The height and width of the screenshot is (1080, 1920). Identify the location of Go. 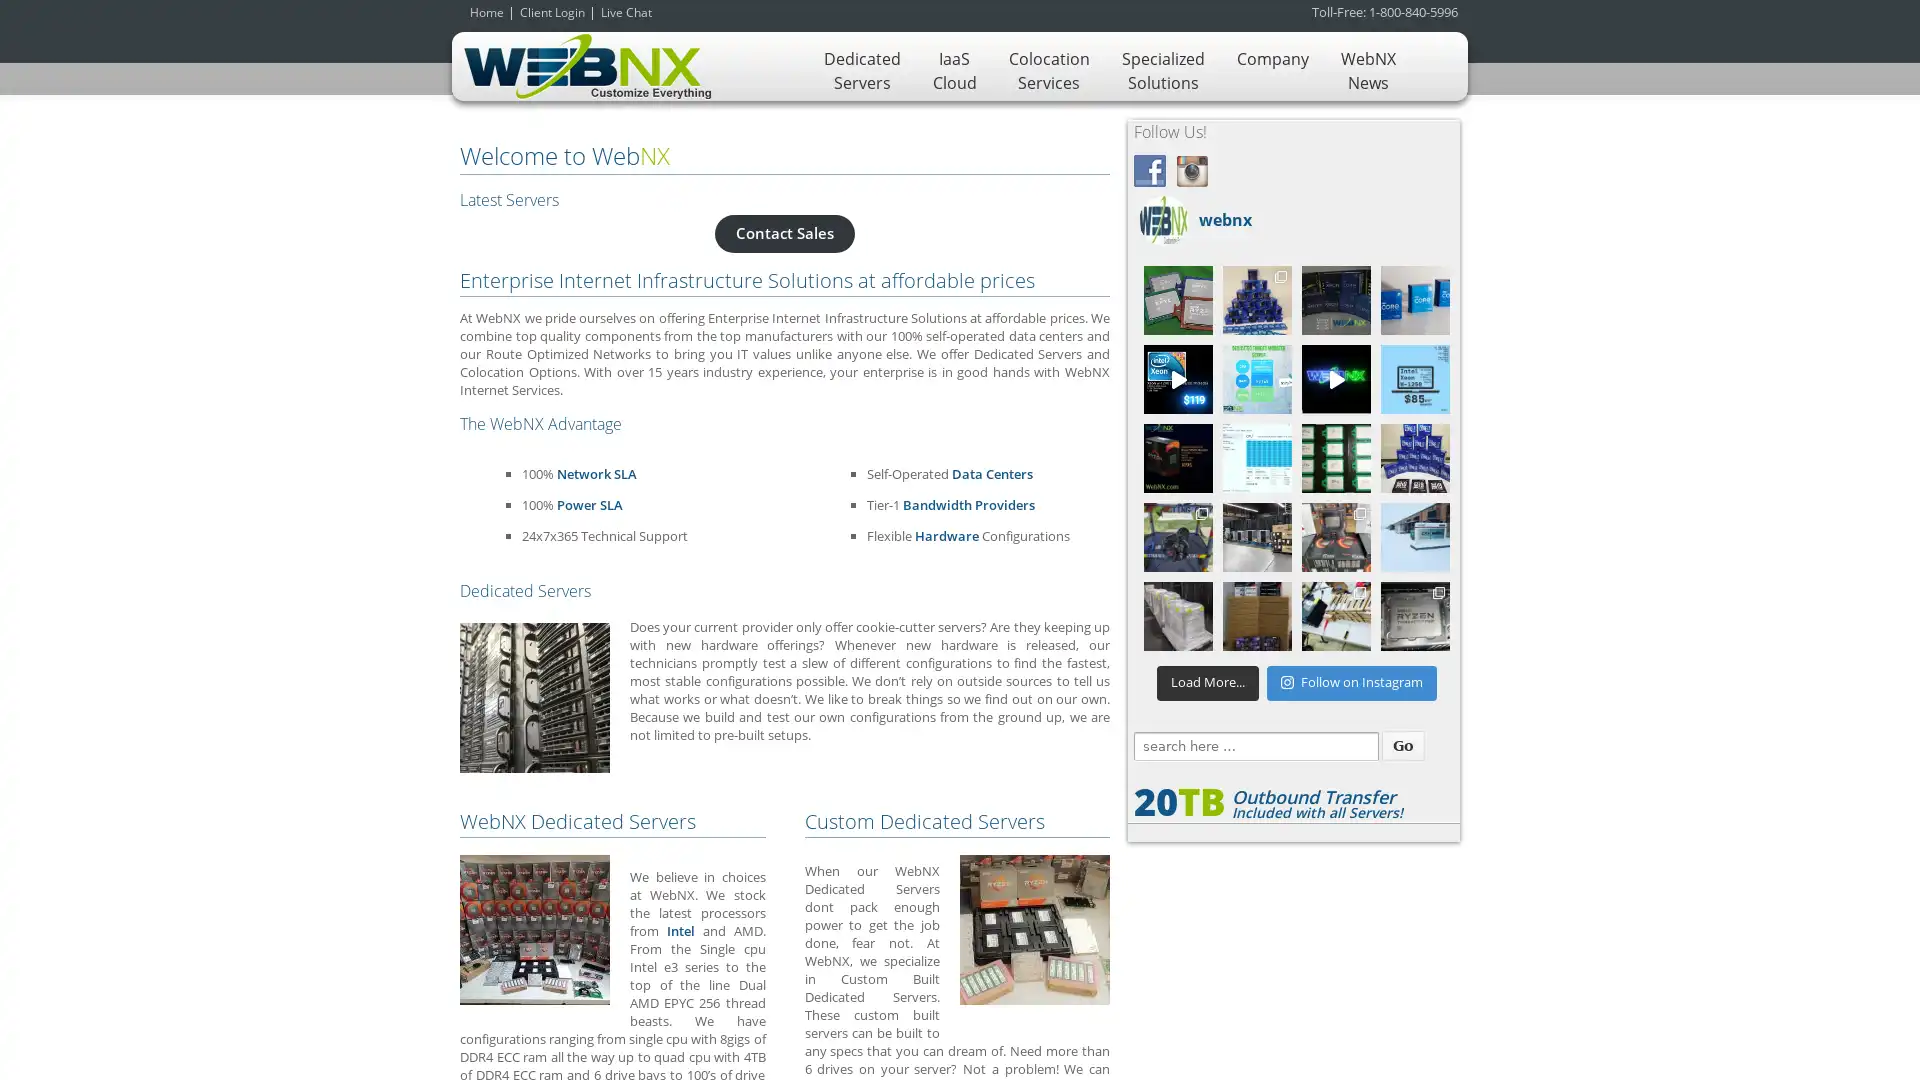
(1401, 745).